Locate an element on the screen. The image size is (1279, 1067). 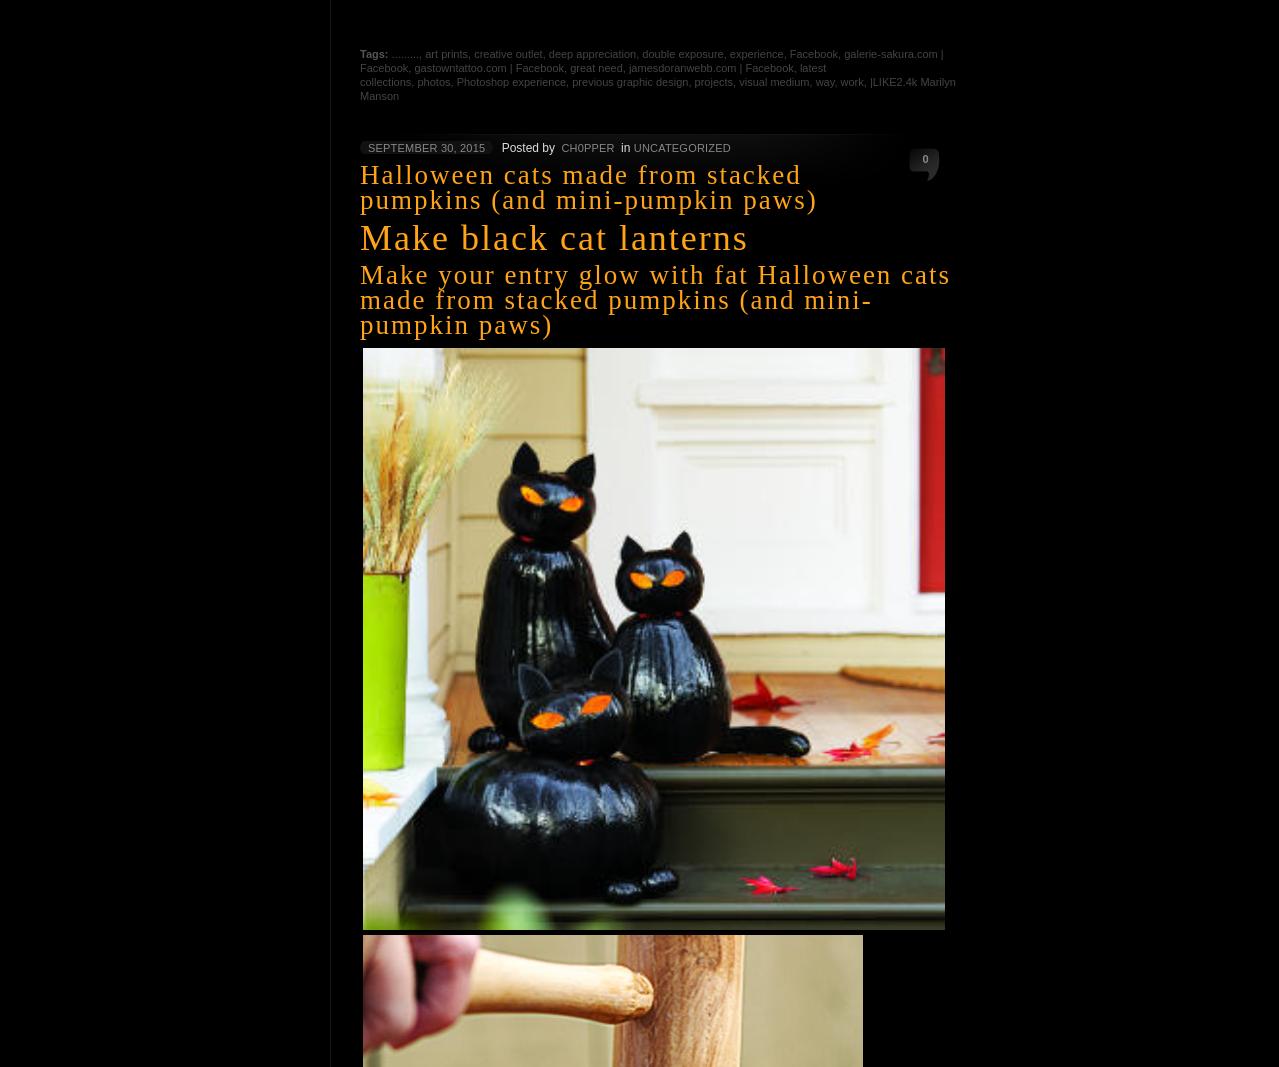
'jamesdoranwebb.com | Facebook' is located at coordinates (709, 66).